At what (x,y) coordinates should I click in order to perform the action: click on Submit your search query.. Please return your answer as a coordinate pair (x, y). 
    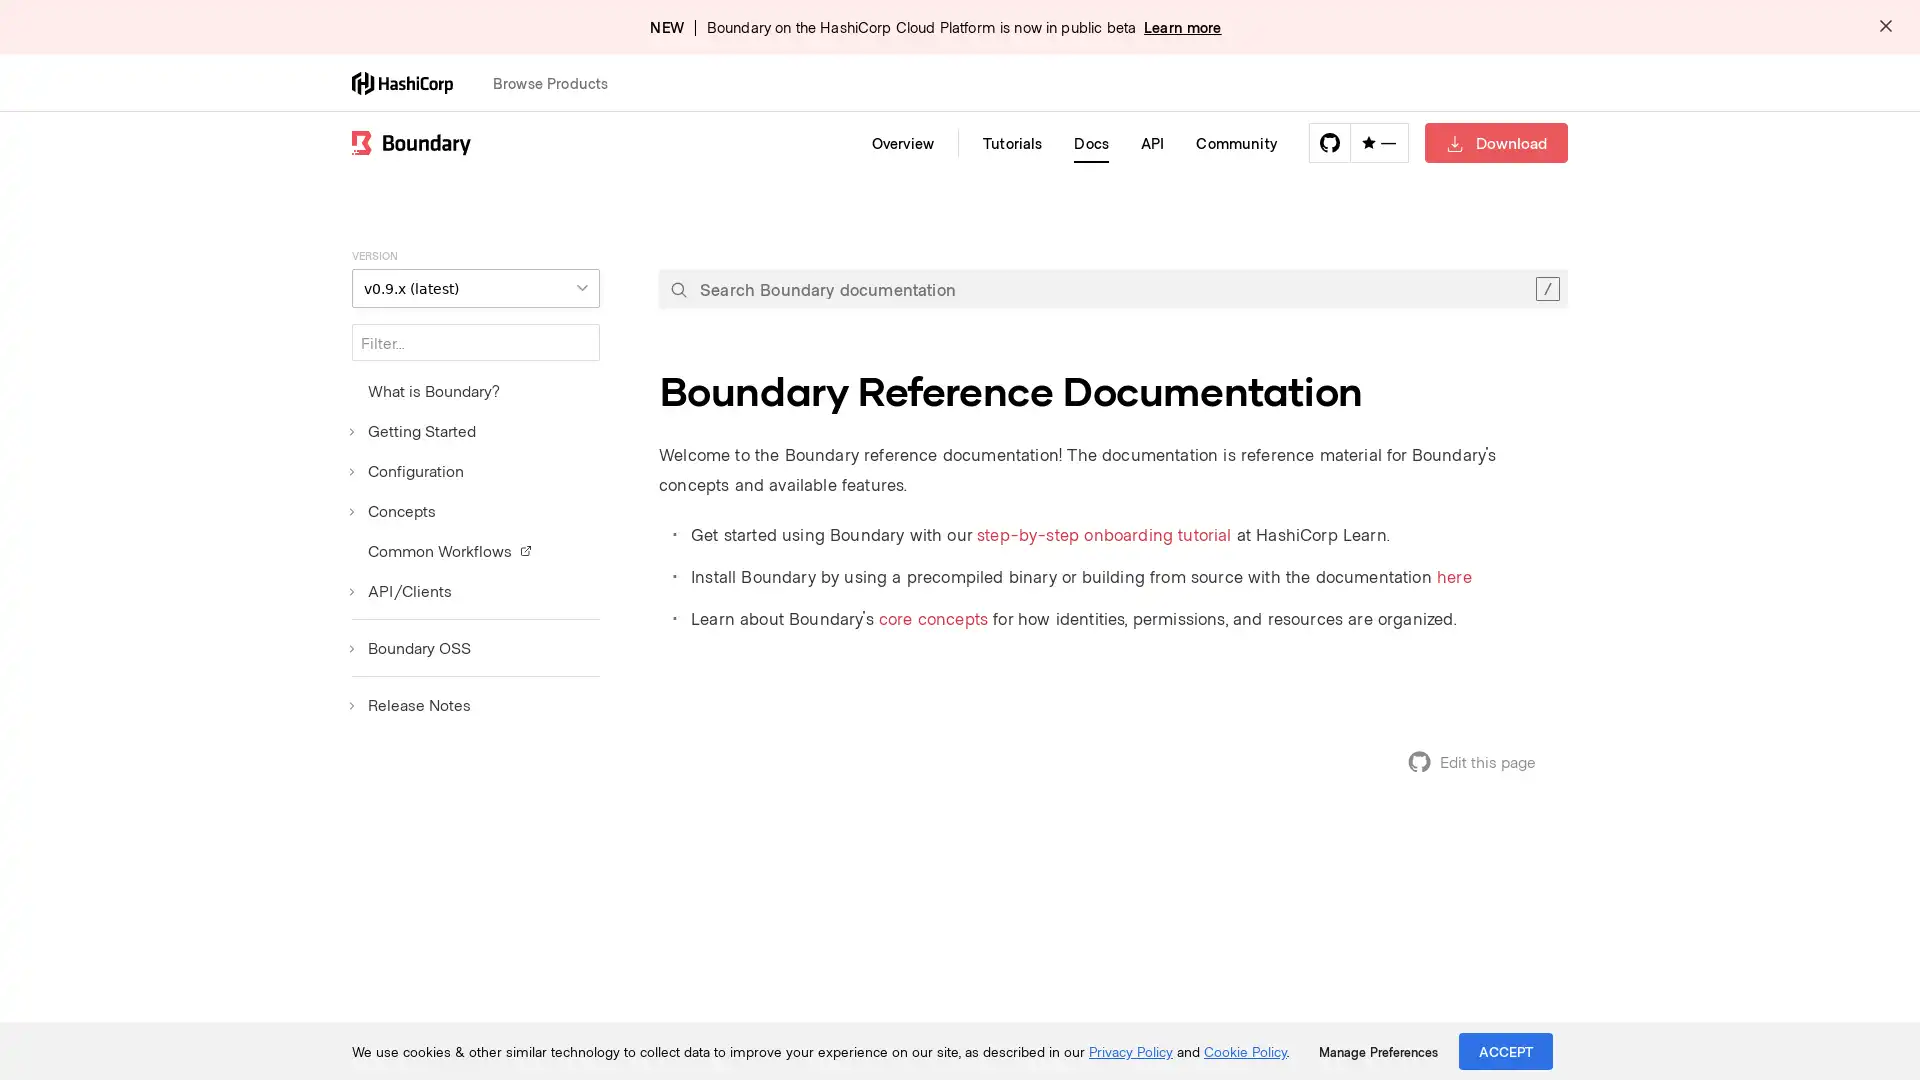
    Looking at the image, I should click on (678, 289).